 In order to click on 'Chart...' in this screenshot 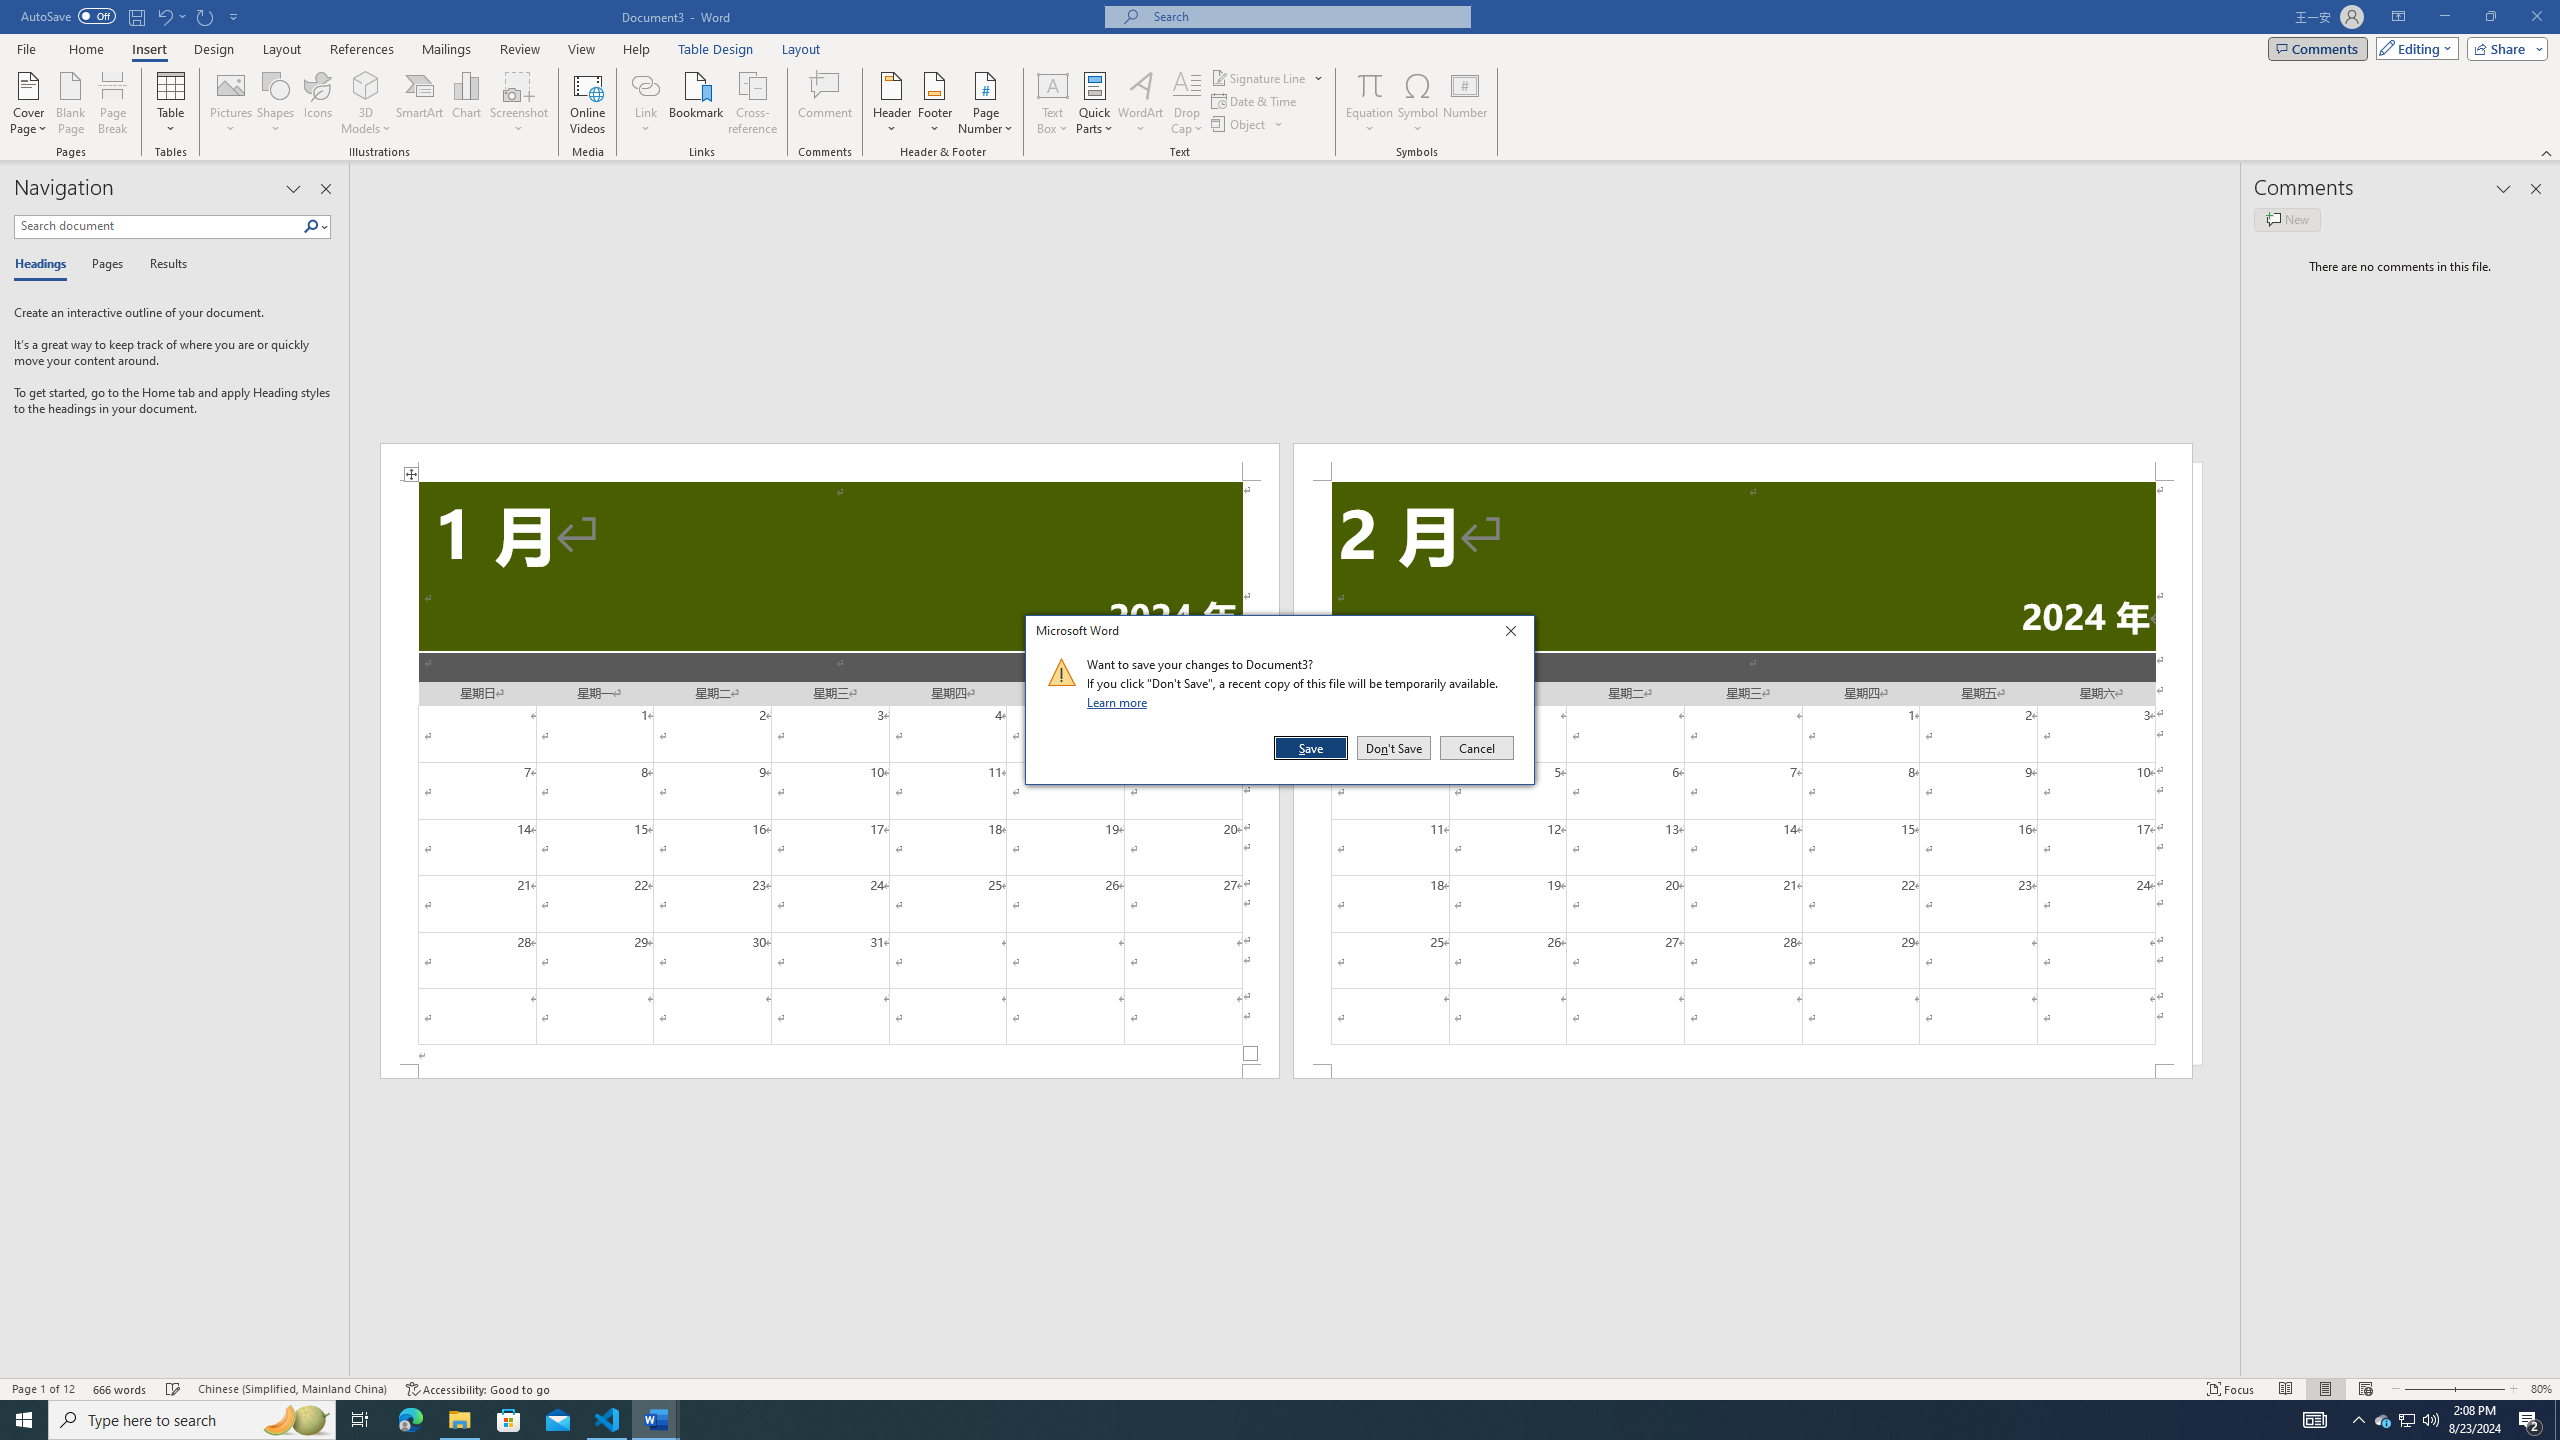, I will do `click(466, 103)`.